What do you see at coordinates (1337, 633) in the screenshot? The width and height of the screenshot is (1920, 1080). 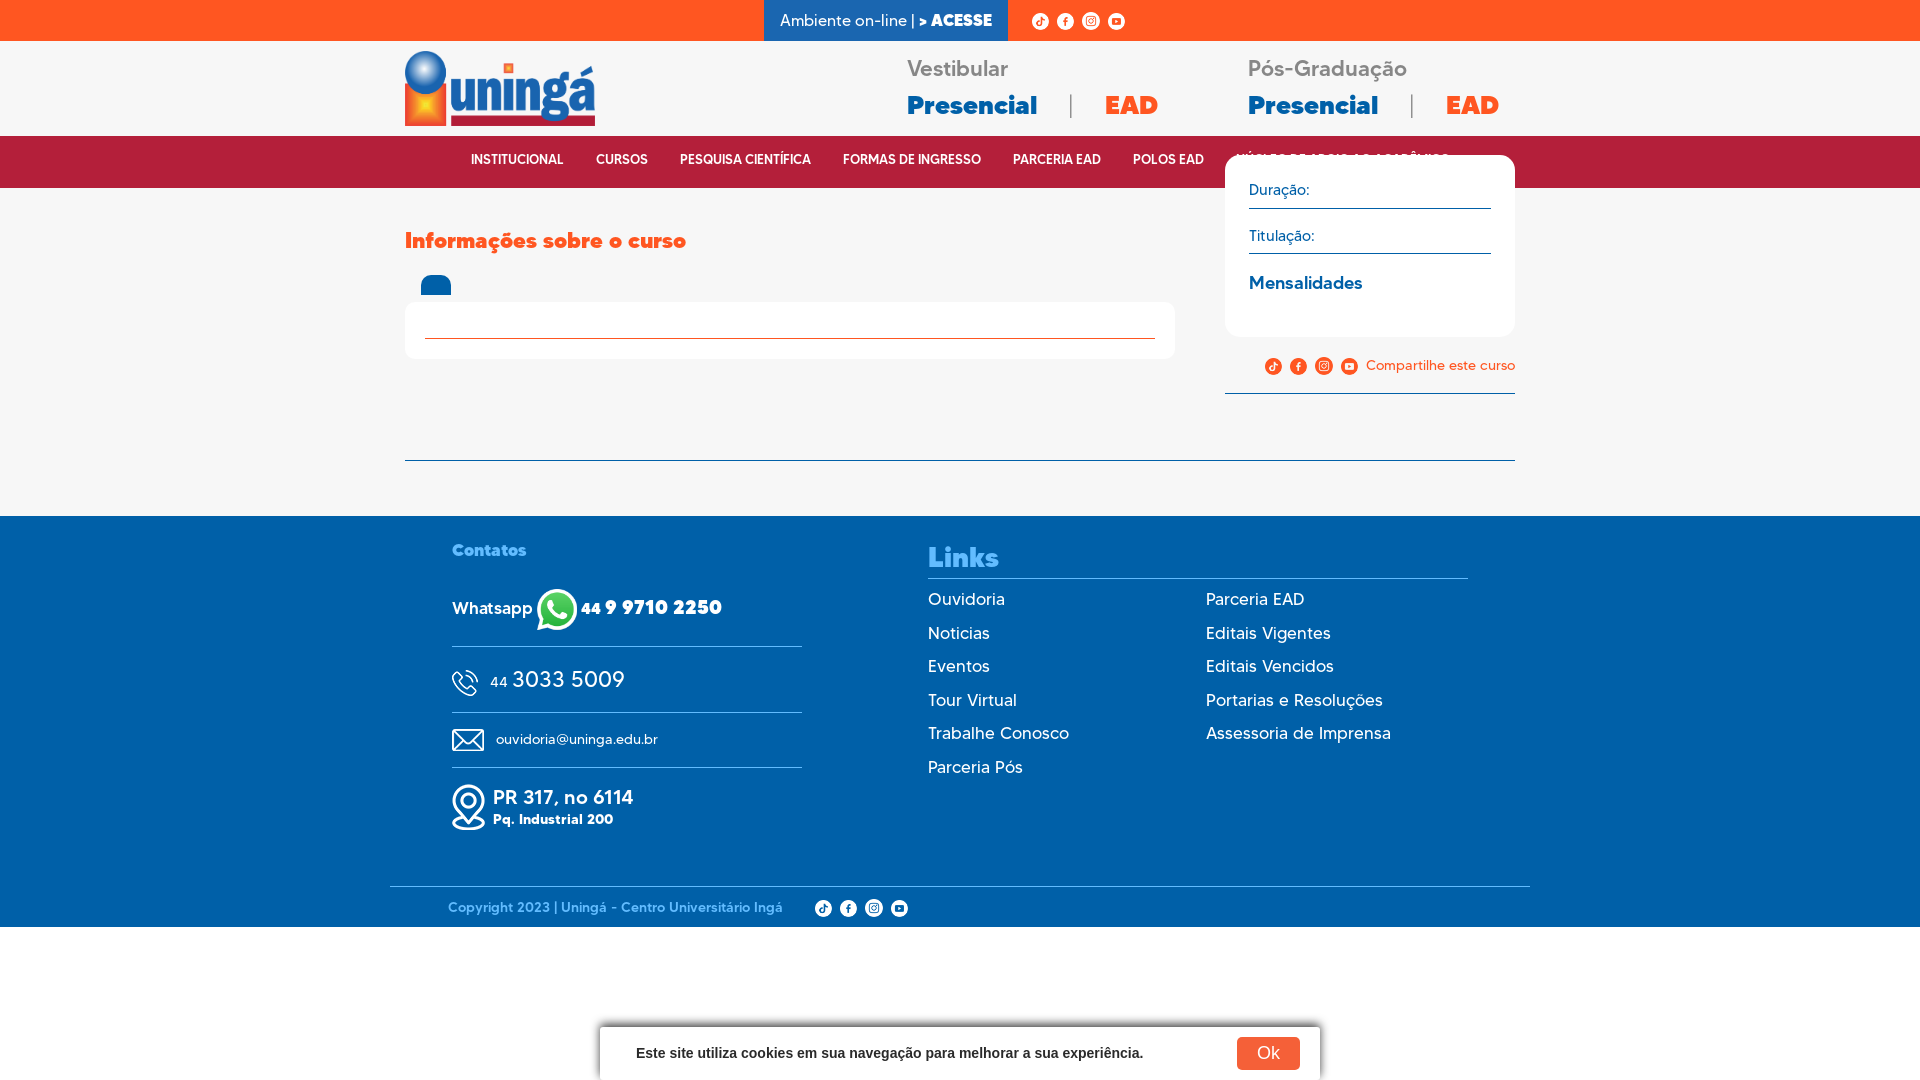 I see `'Editais Vigentes'` at bounding box center [1337, 633].